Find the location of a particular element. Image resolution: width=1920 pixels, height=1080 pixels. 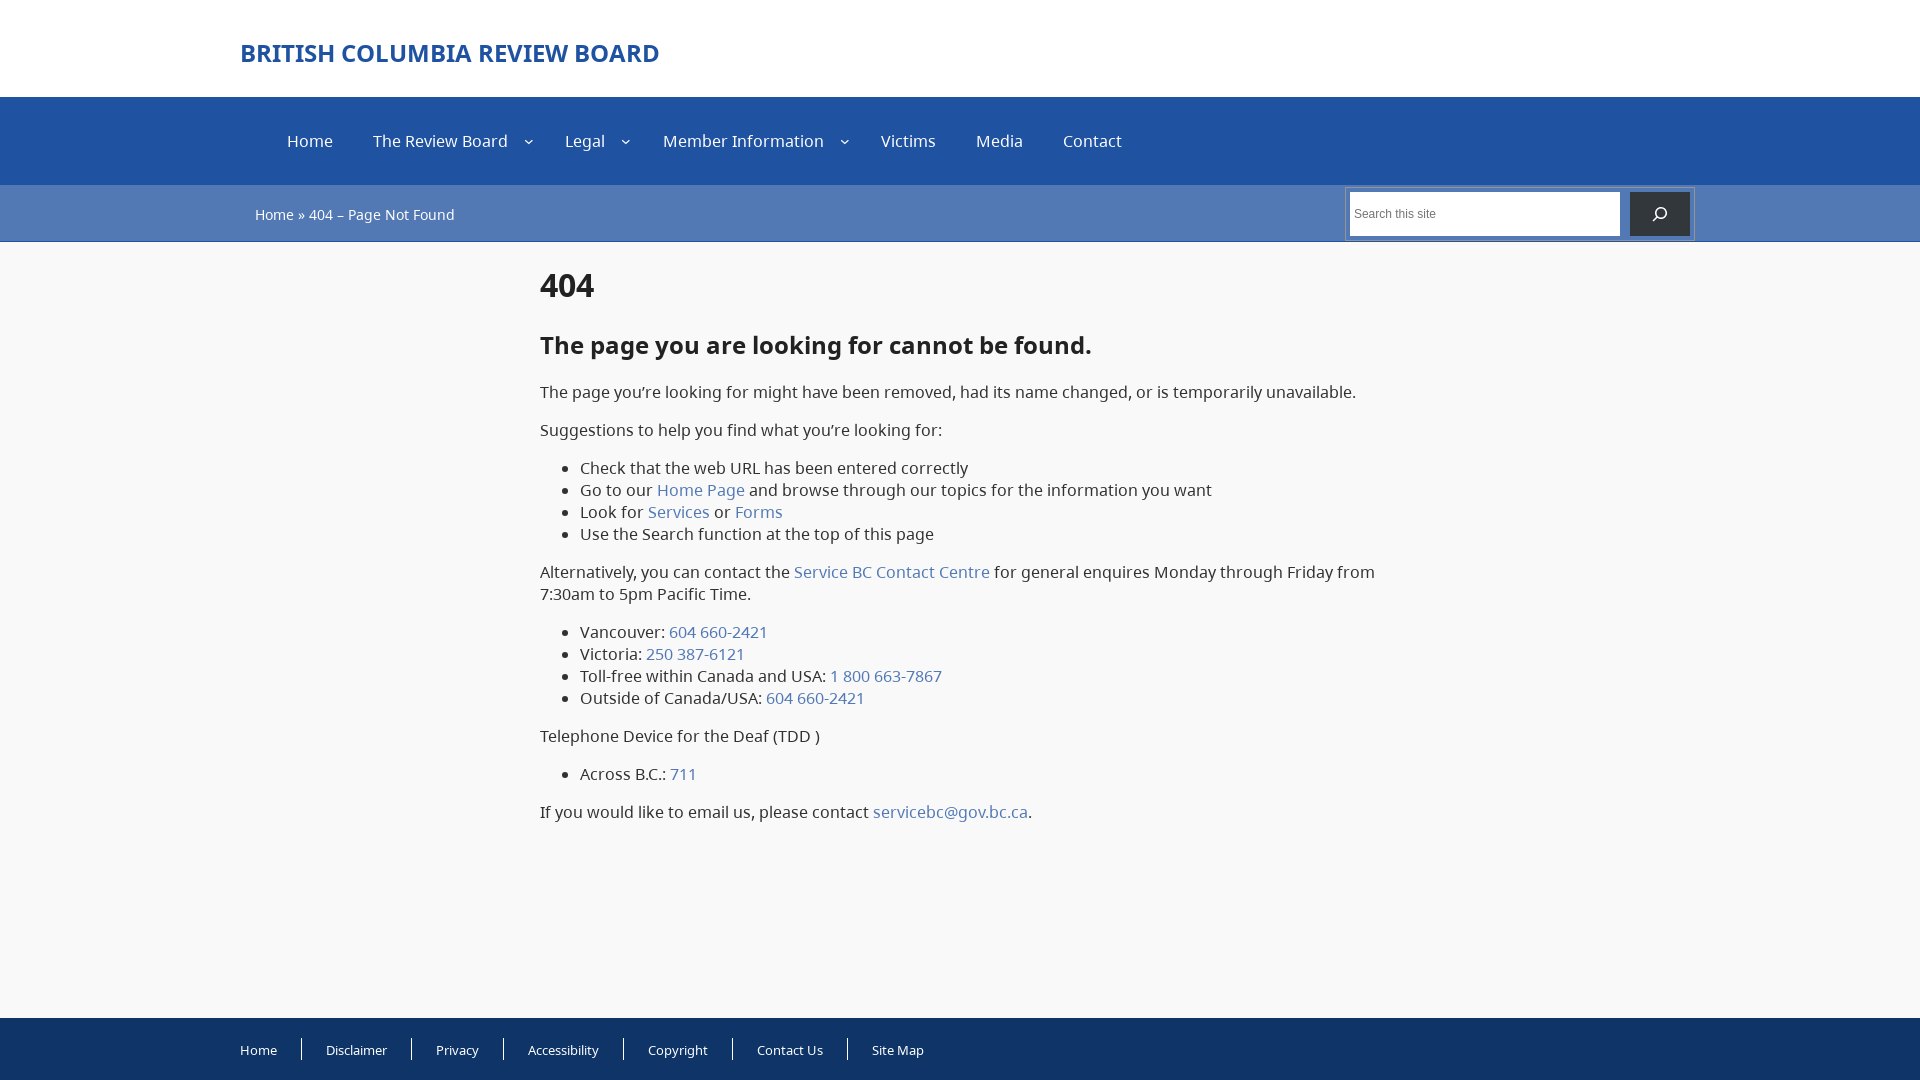

'Privacy' is located at coordinates (456, 1048).